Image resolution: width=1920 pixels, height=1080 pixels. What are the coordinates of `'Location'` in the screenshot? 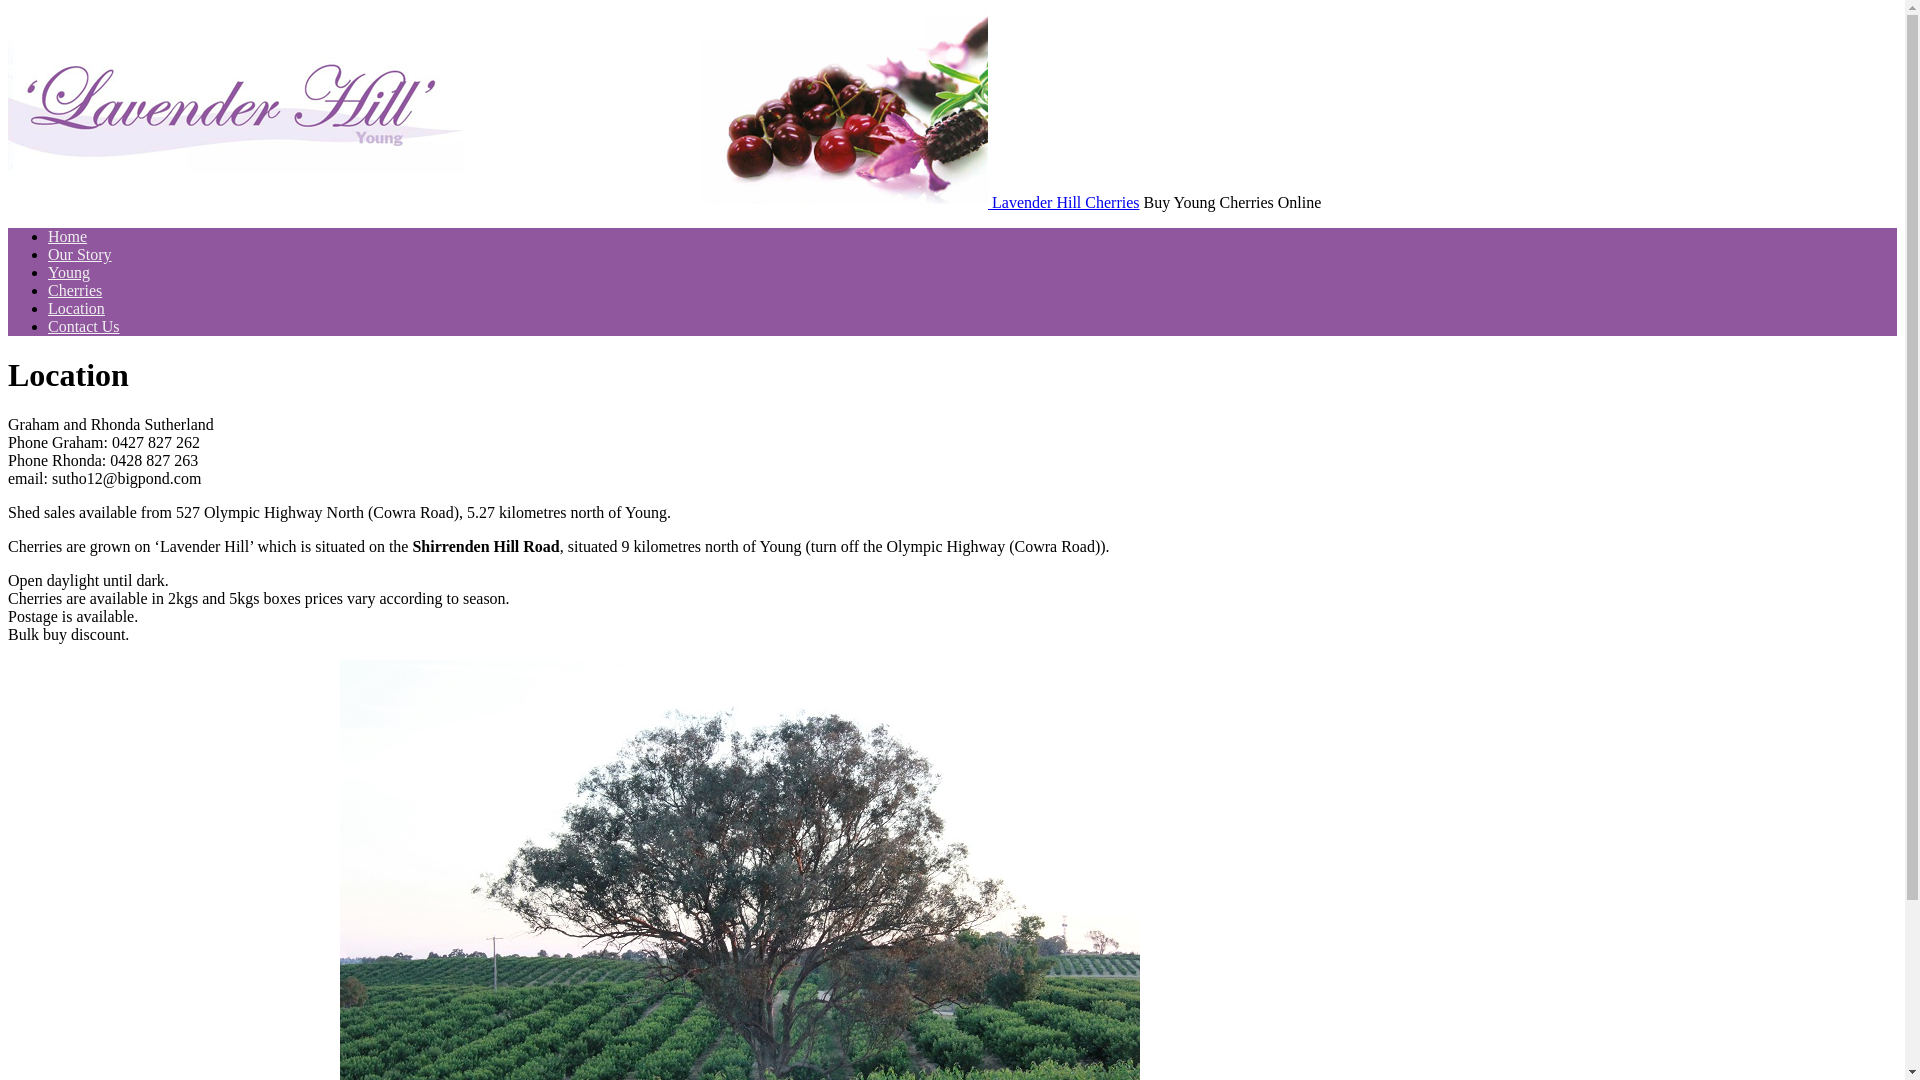 It's located at (76, 308).